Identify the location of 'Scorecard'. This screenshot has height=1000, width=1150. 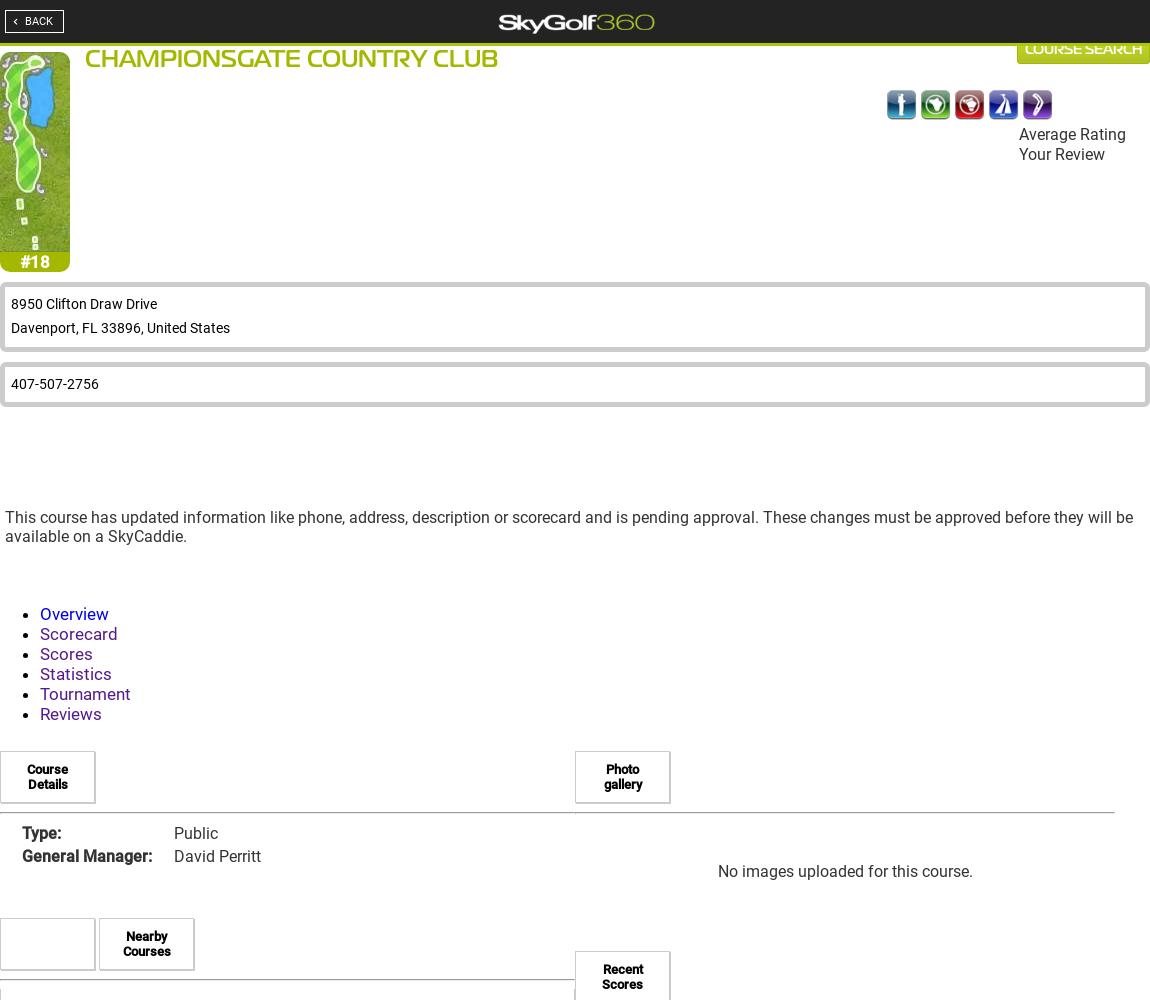
(78, 634).